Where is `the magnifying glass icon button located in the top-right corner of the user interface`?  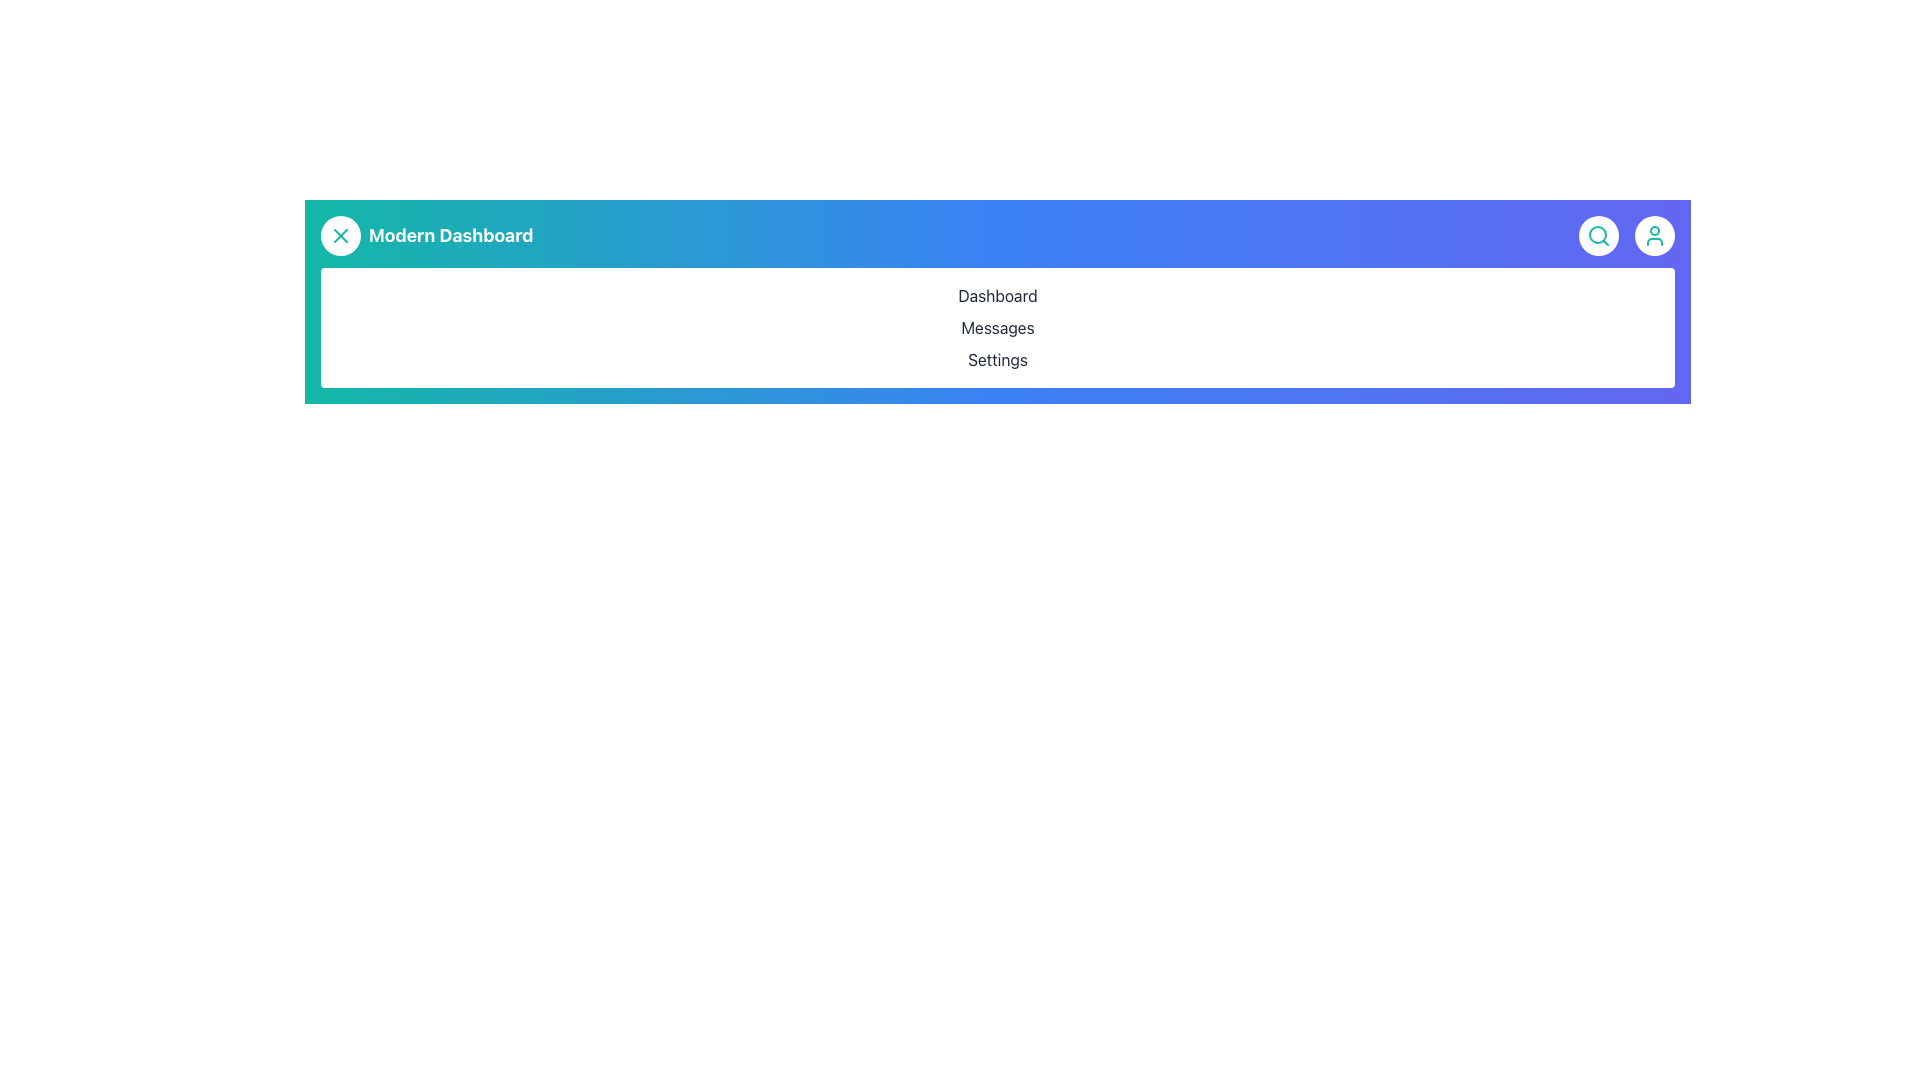
the magnifying glass icon button located in the top-right corner of the user interface is located at coordinates (1597, 234).